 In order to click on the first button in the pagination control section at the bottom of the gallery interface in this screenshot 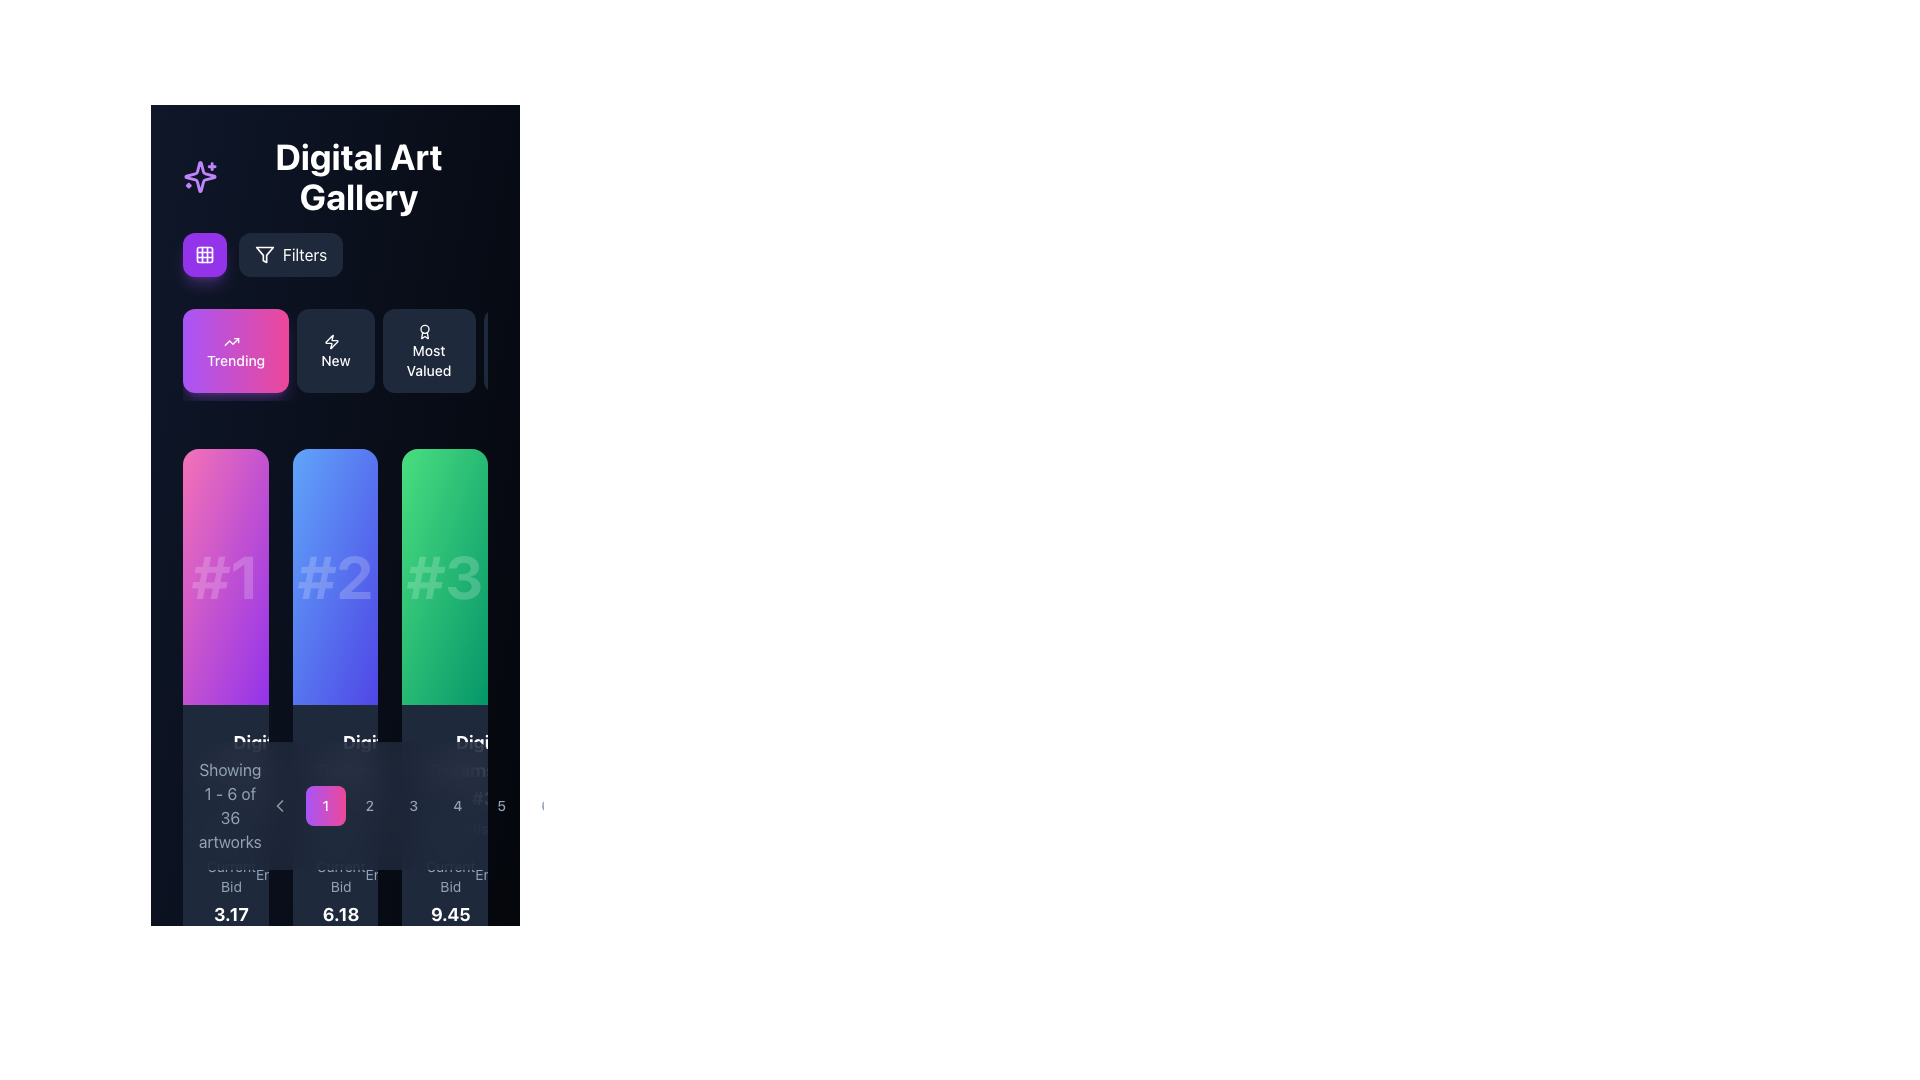, I will do `click(335, 805)`.